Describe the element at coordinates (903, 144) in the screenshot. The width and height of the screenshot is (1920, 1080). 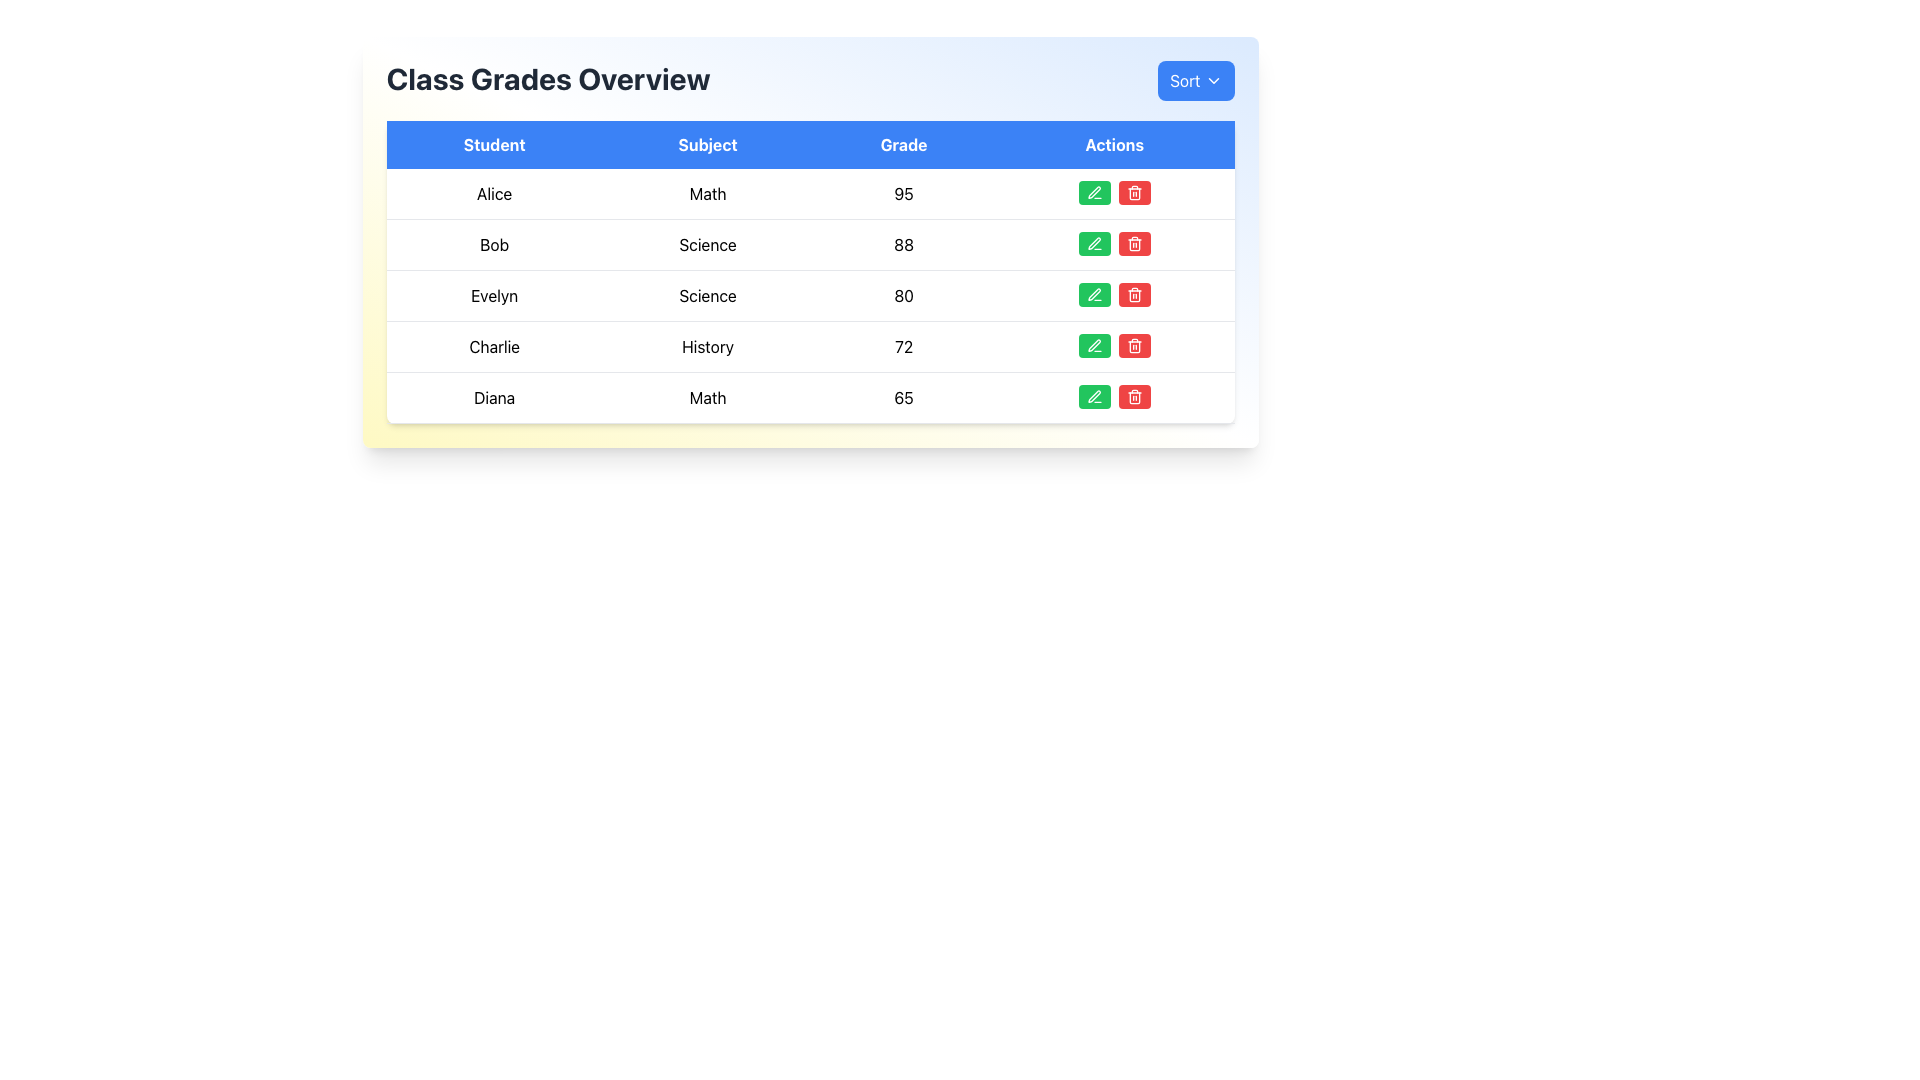
I see `the 'Grade' text label, which is styled in bold white text on a blue background and is the third header in a row of four within a table-like interface` at that location.